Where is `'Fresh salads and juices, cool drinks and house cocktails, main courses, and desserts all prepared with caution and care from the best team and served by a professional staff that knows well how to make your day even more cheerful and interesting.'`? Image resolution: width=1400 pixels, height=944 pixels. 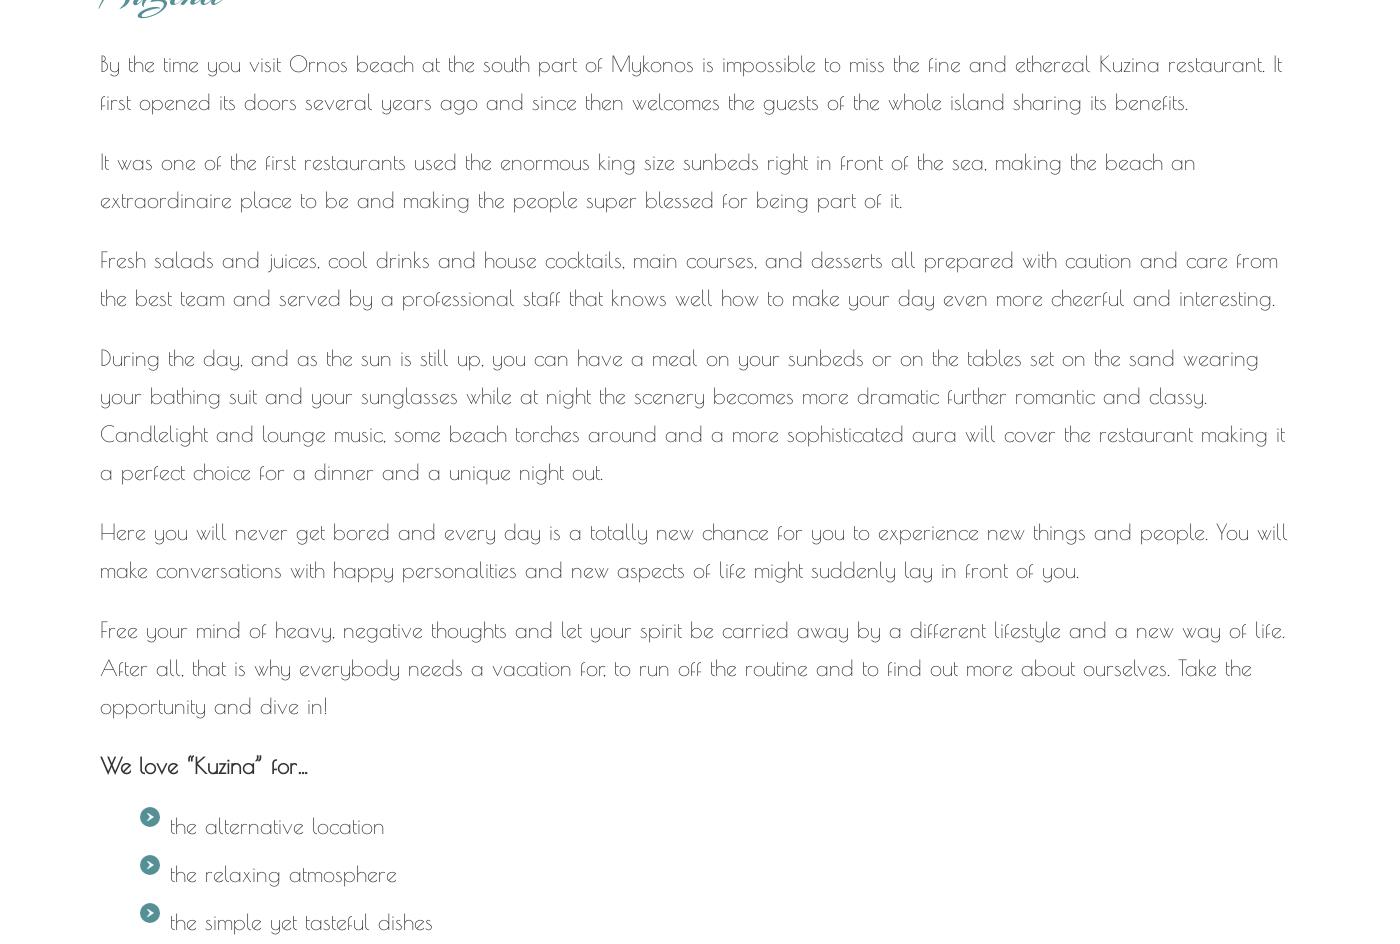 'Fresh salads and juices, cool drinks and house cocktails, main courses, and desserts all prepared with caution and care from the best team and served by a professional staff that knows well how to make your day even more cheerful and interesting.' is located at coordinates (688, 279).